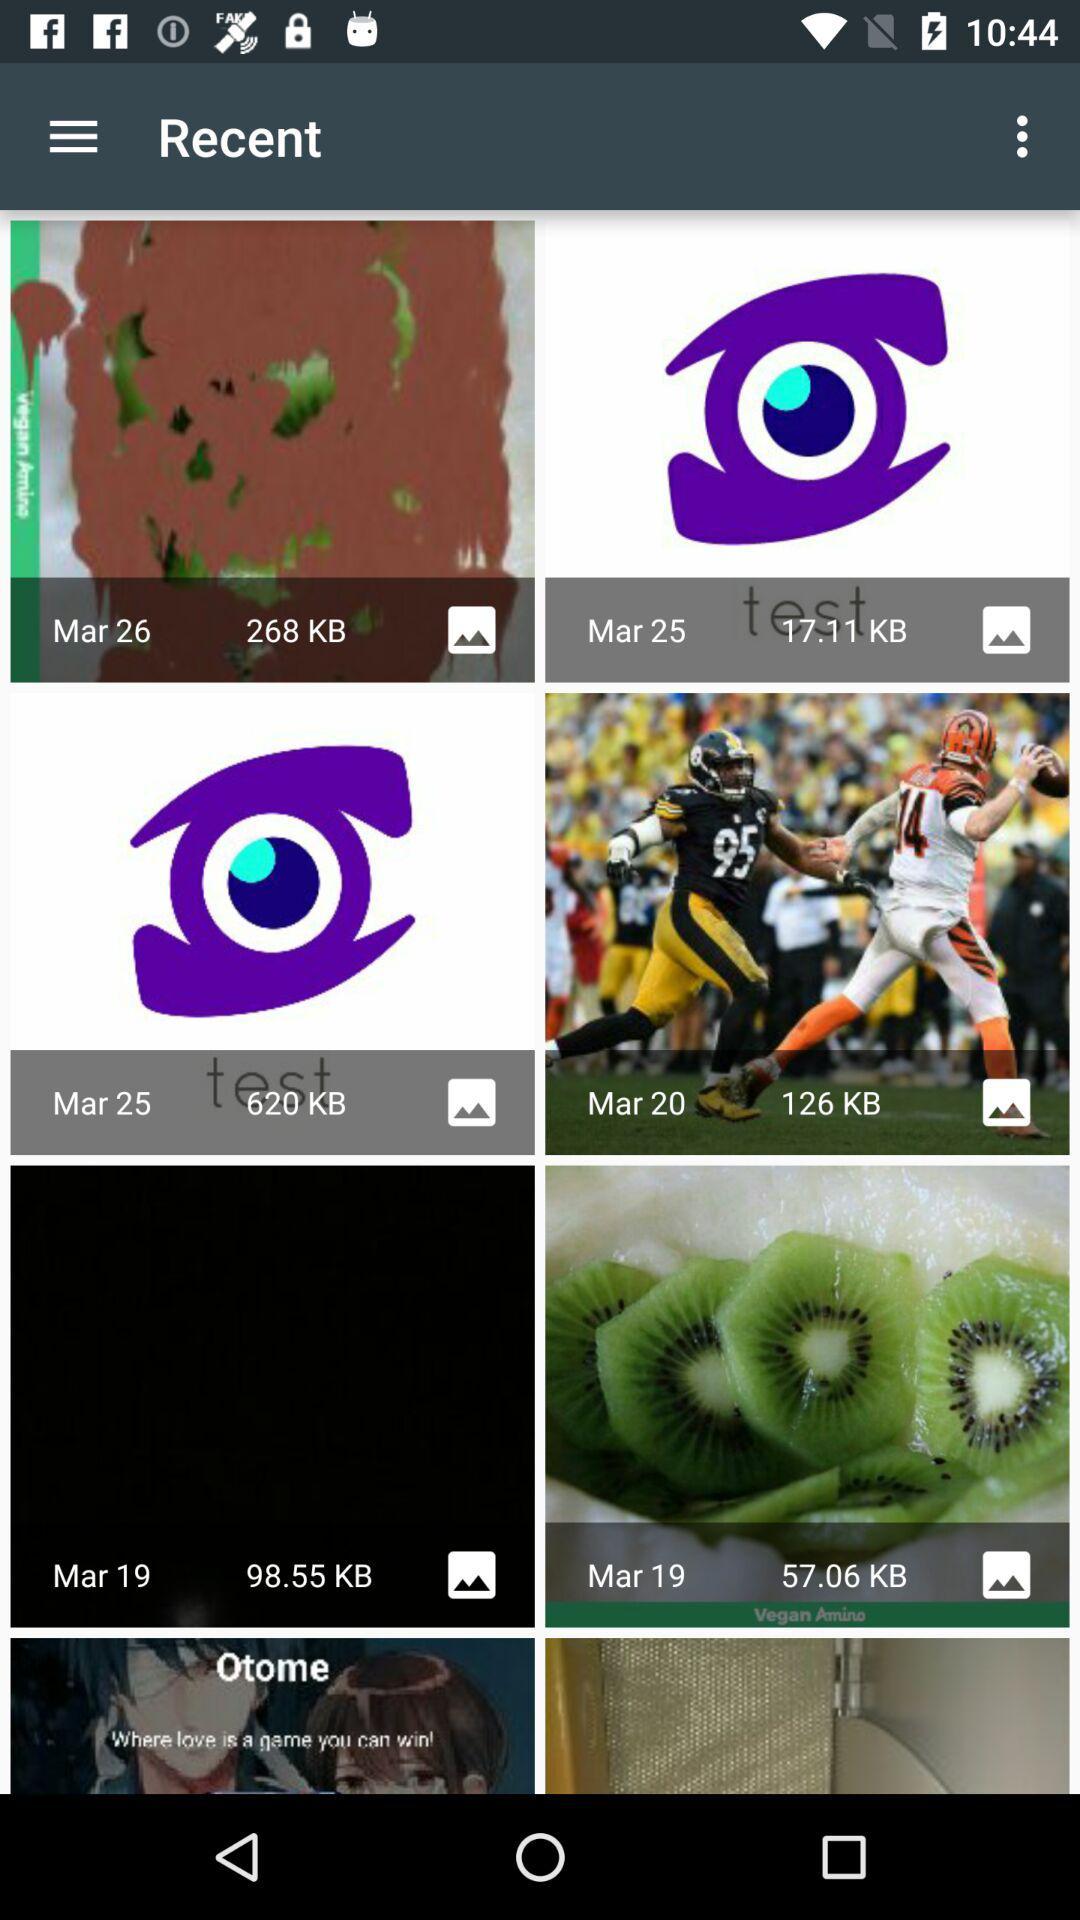 The width and height of the screenshot is (1080, 1920). What do you see at coordinates (806, 1714) in the screenshot?
I see `first right image from bottom` at bounding box center [806, 1714].